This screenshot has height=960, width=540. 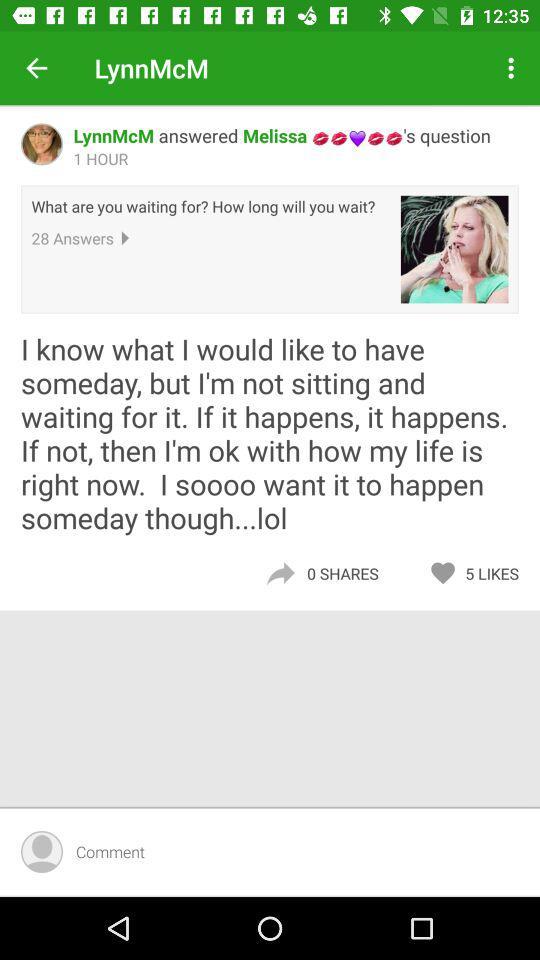 What do you see at coordinates (454, 248) in the screenshot?
I see `the item above the i know what item` at bounding box center [454, 248].